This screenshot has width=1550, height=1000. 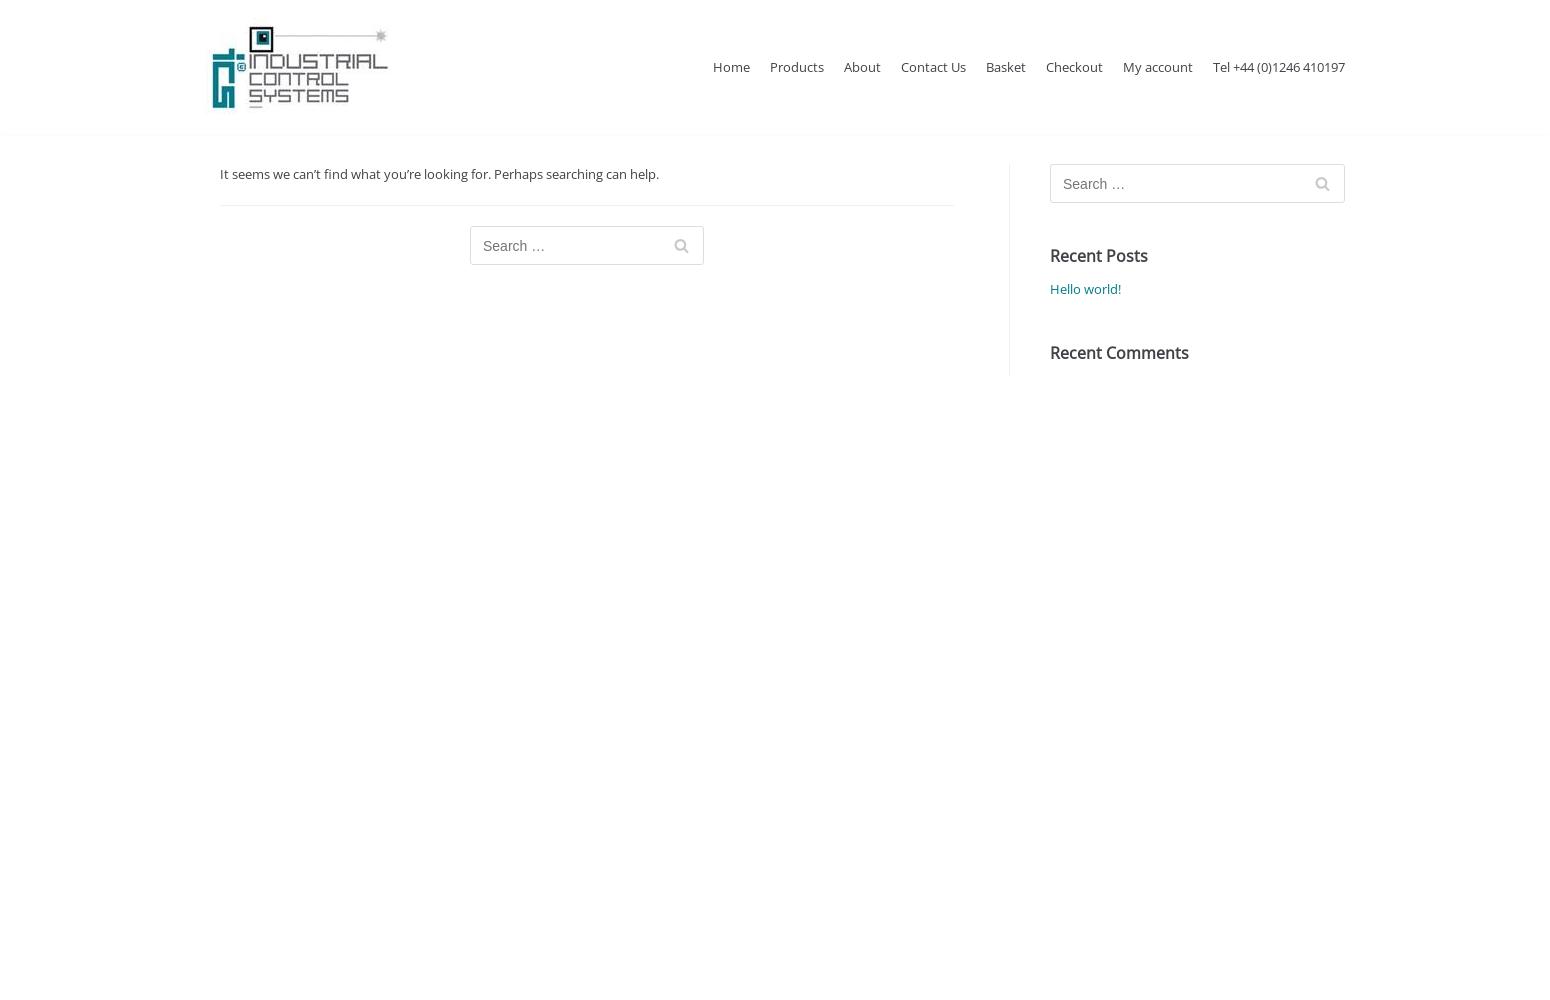 What do you see at coordinates (1074, 65) in the screenshot?
I see `'Checkout'` at bounding box center [1074, 65].